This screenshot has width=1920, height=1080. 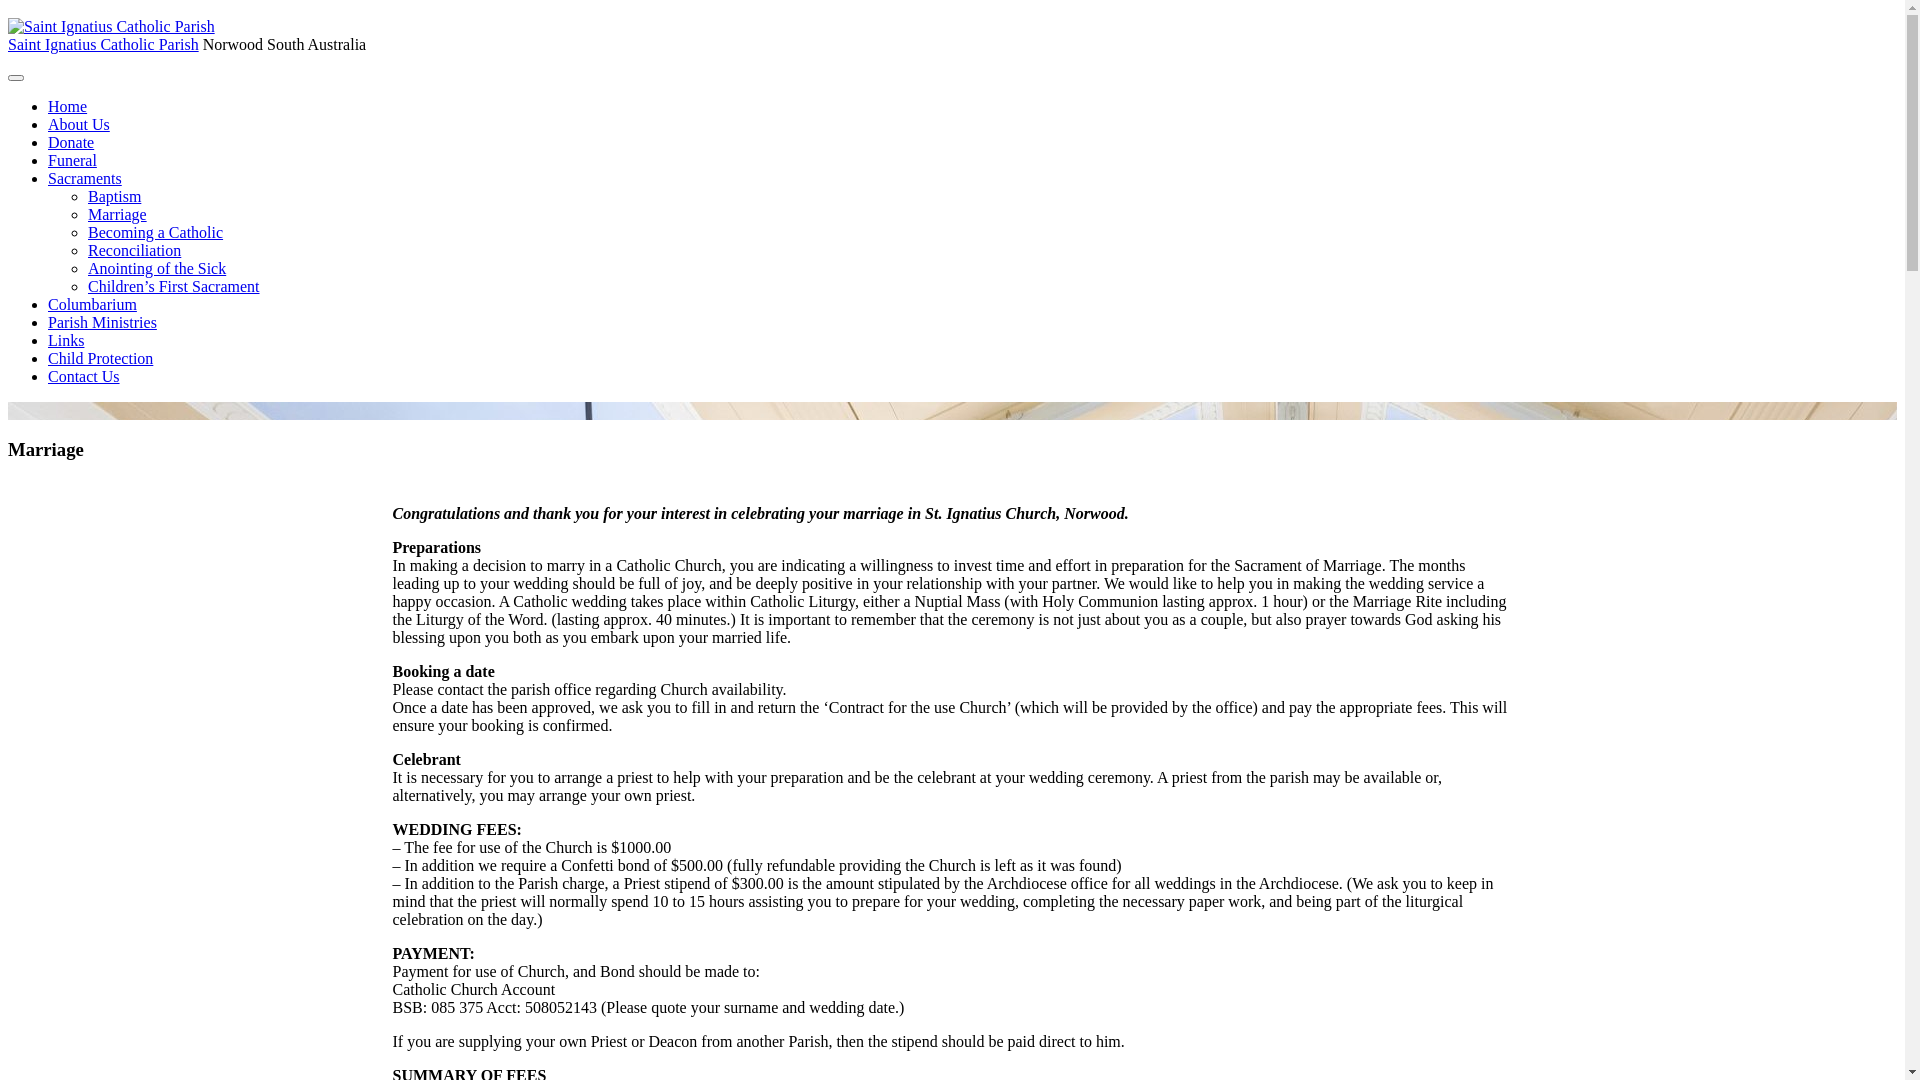 What do you see at coordinates (71, 141) in the screenshot?
I see `'Donate'` at bounding box center [71, 141].